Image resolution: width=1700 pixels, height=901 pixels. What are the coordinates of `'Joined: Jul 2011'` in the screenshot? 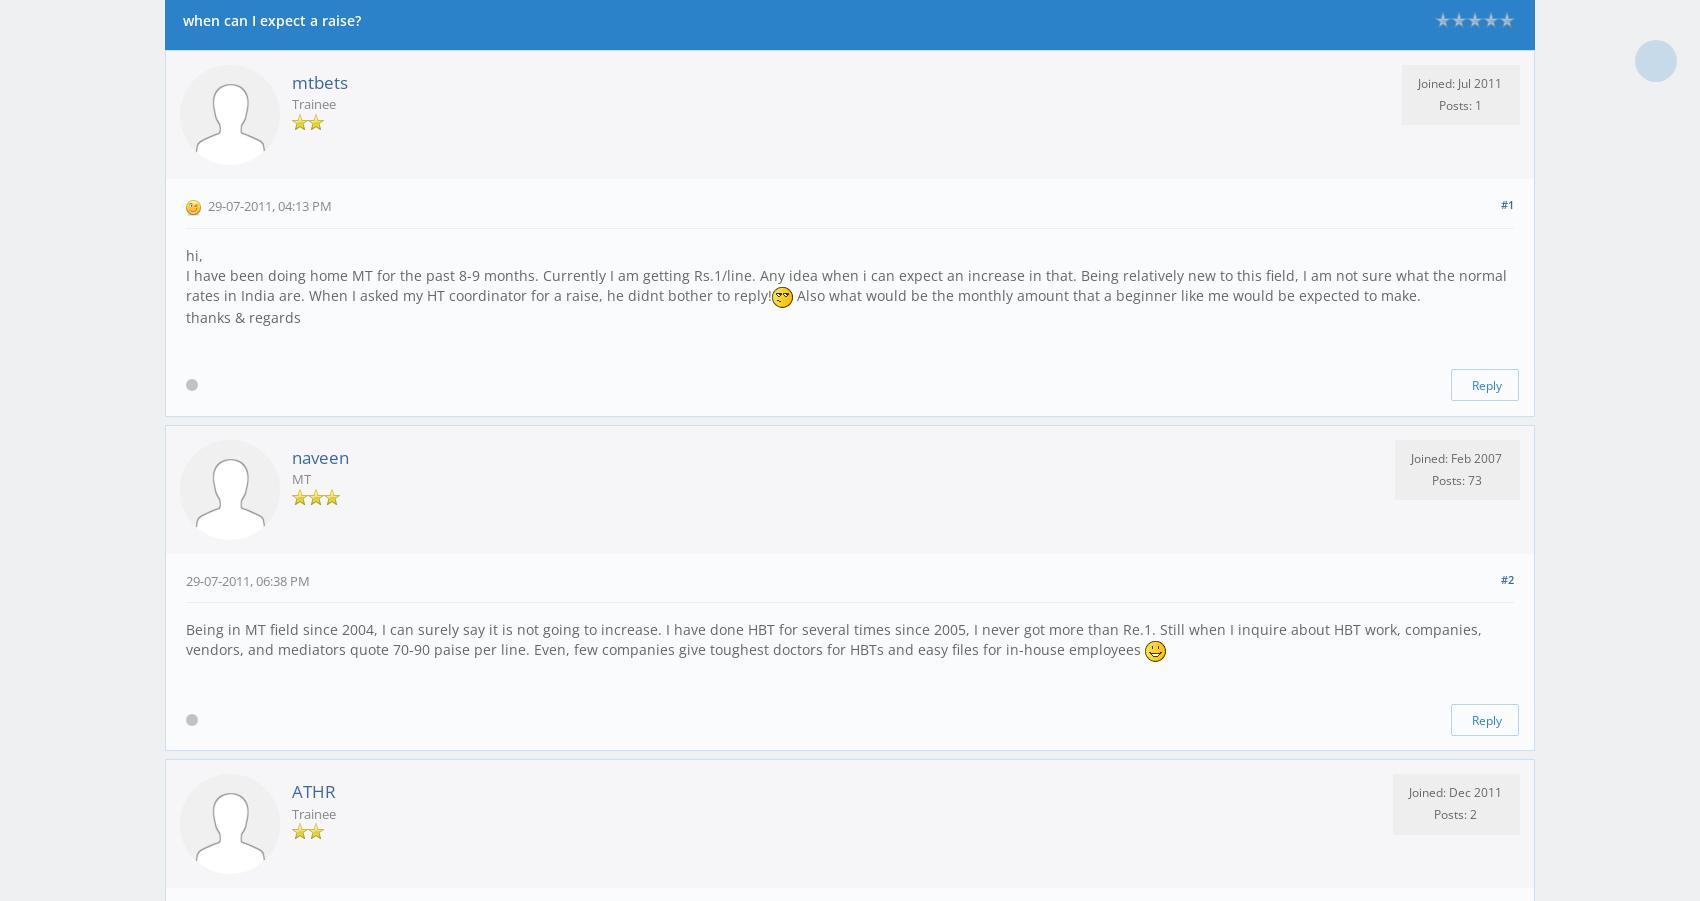 It's located at (1458, 81).